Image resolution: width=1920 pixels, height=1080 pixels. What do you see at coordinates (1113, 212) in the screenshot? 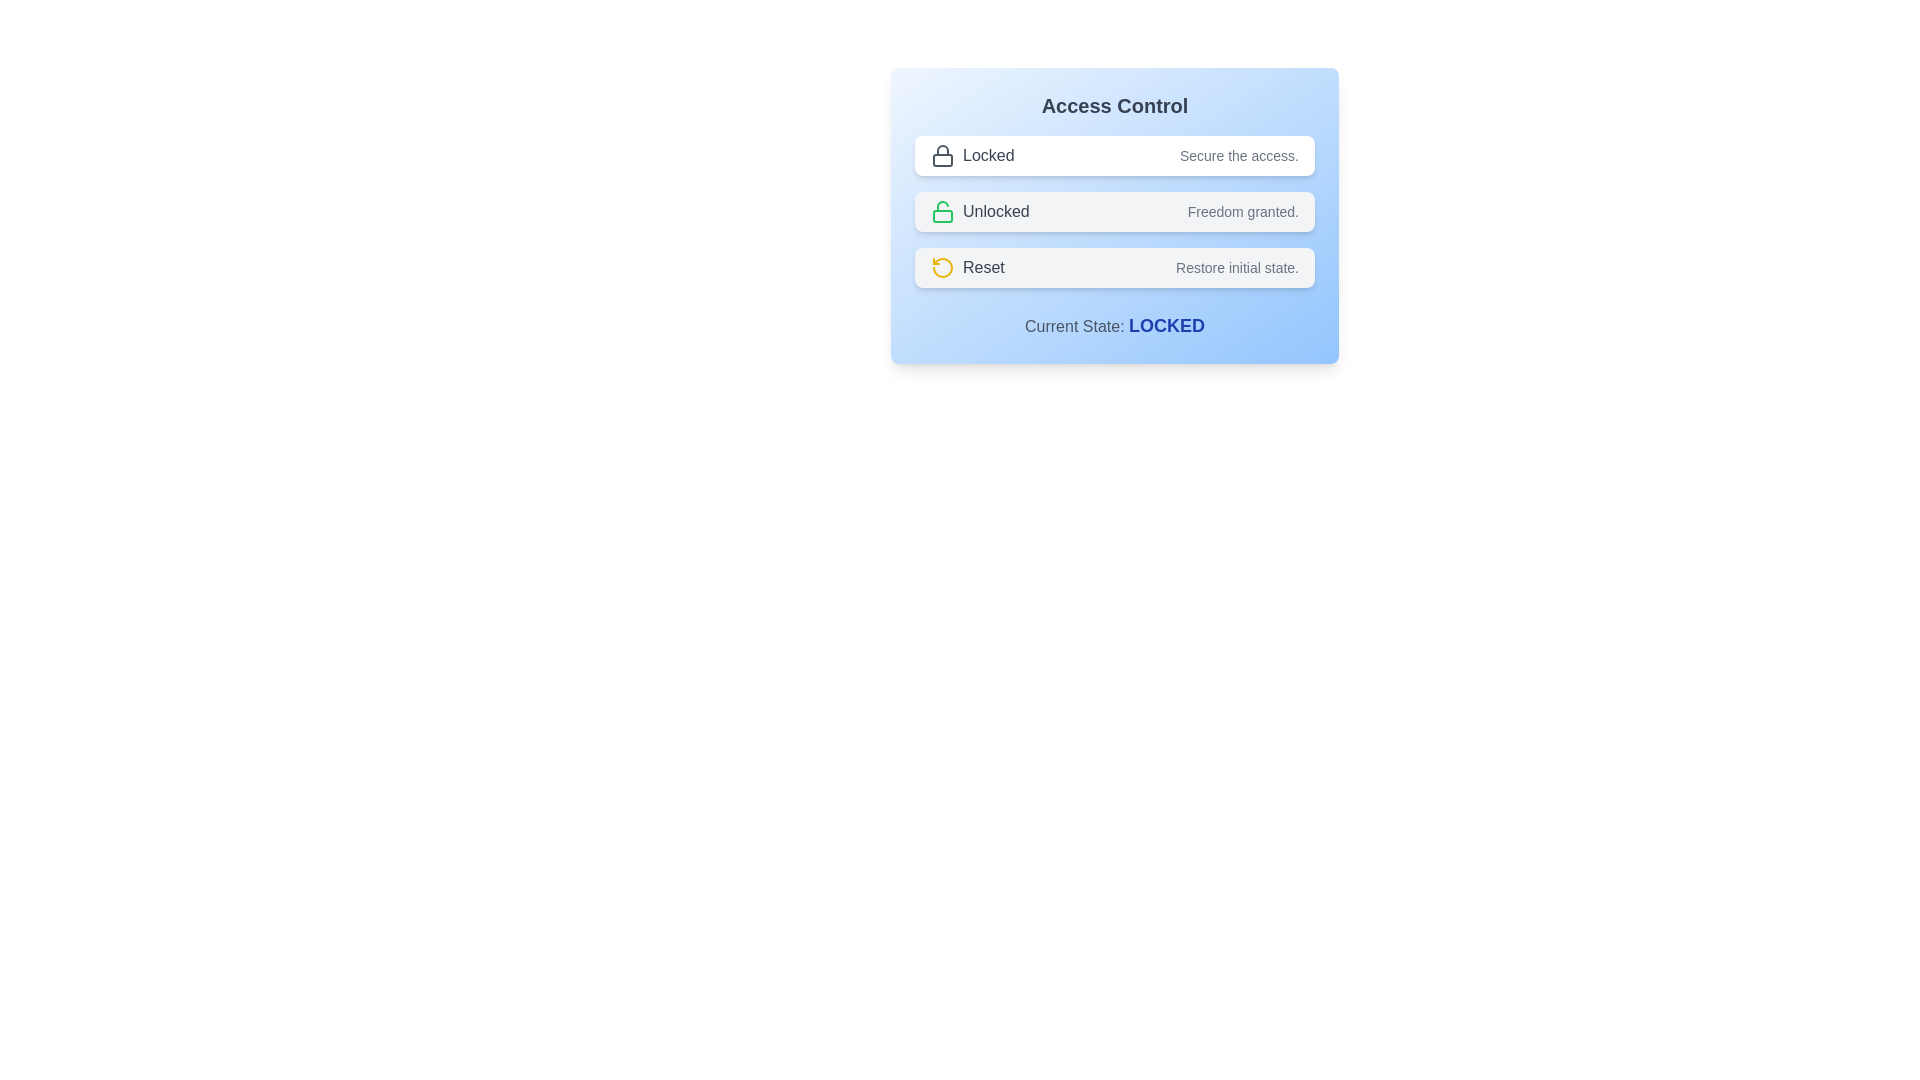
I see `the button labeled Unlocked to observe its hover effect` at bounding box center [1113, 212].